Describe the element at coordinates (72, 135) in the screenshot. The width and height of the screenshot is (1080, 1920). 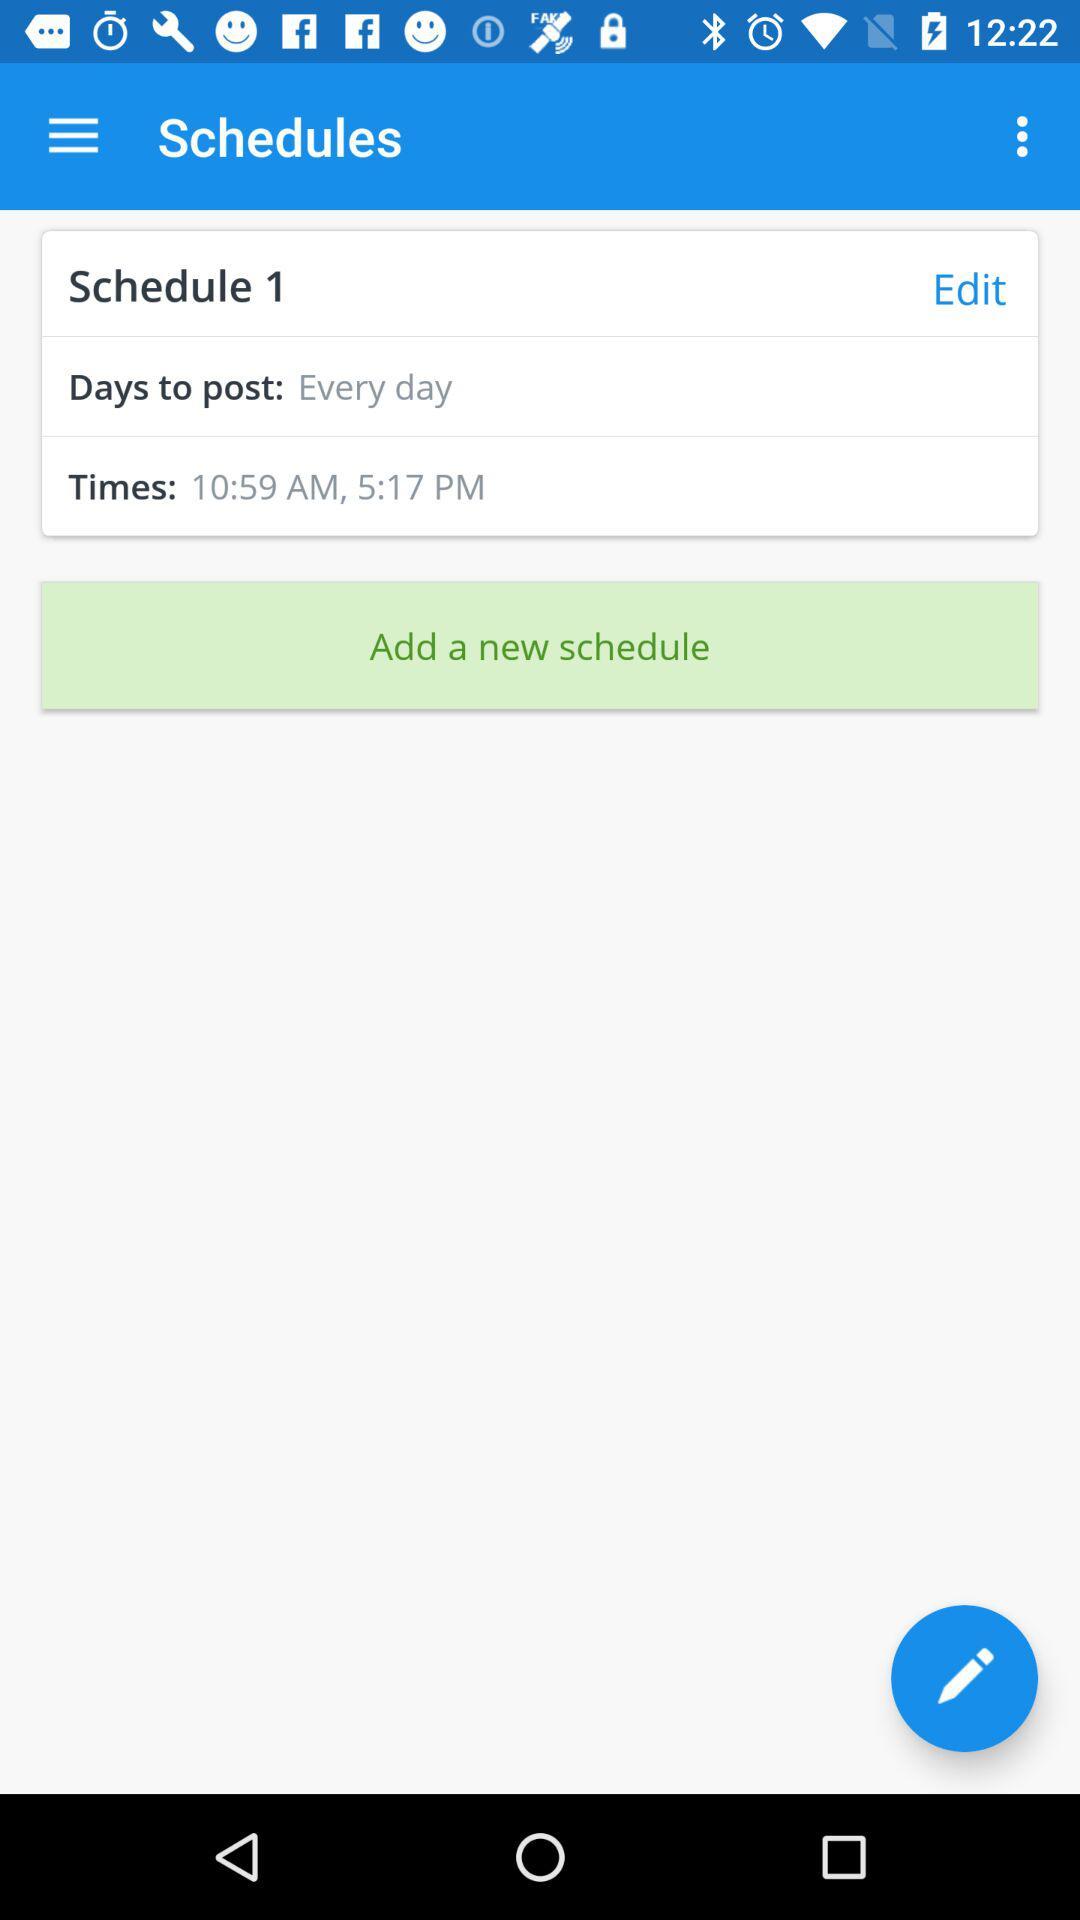
I see `app next to the schedules app` at that location.